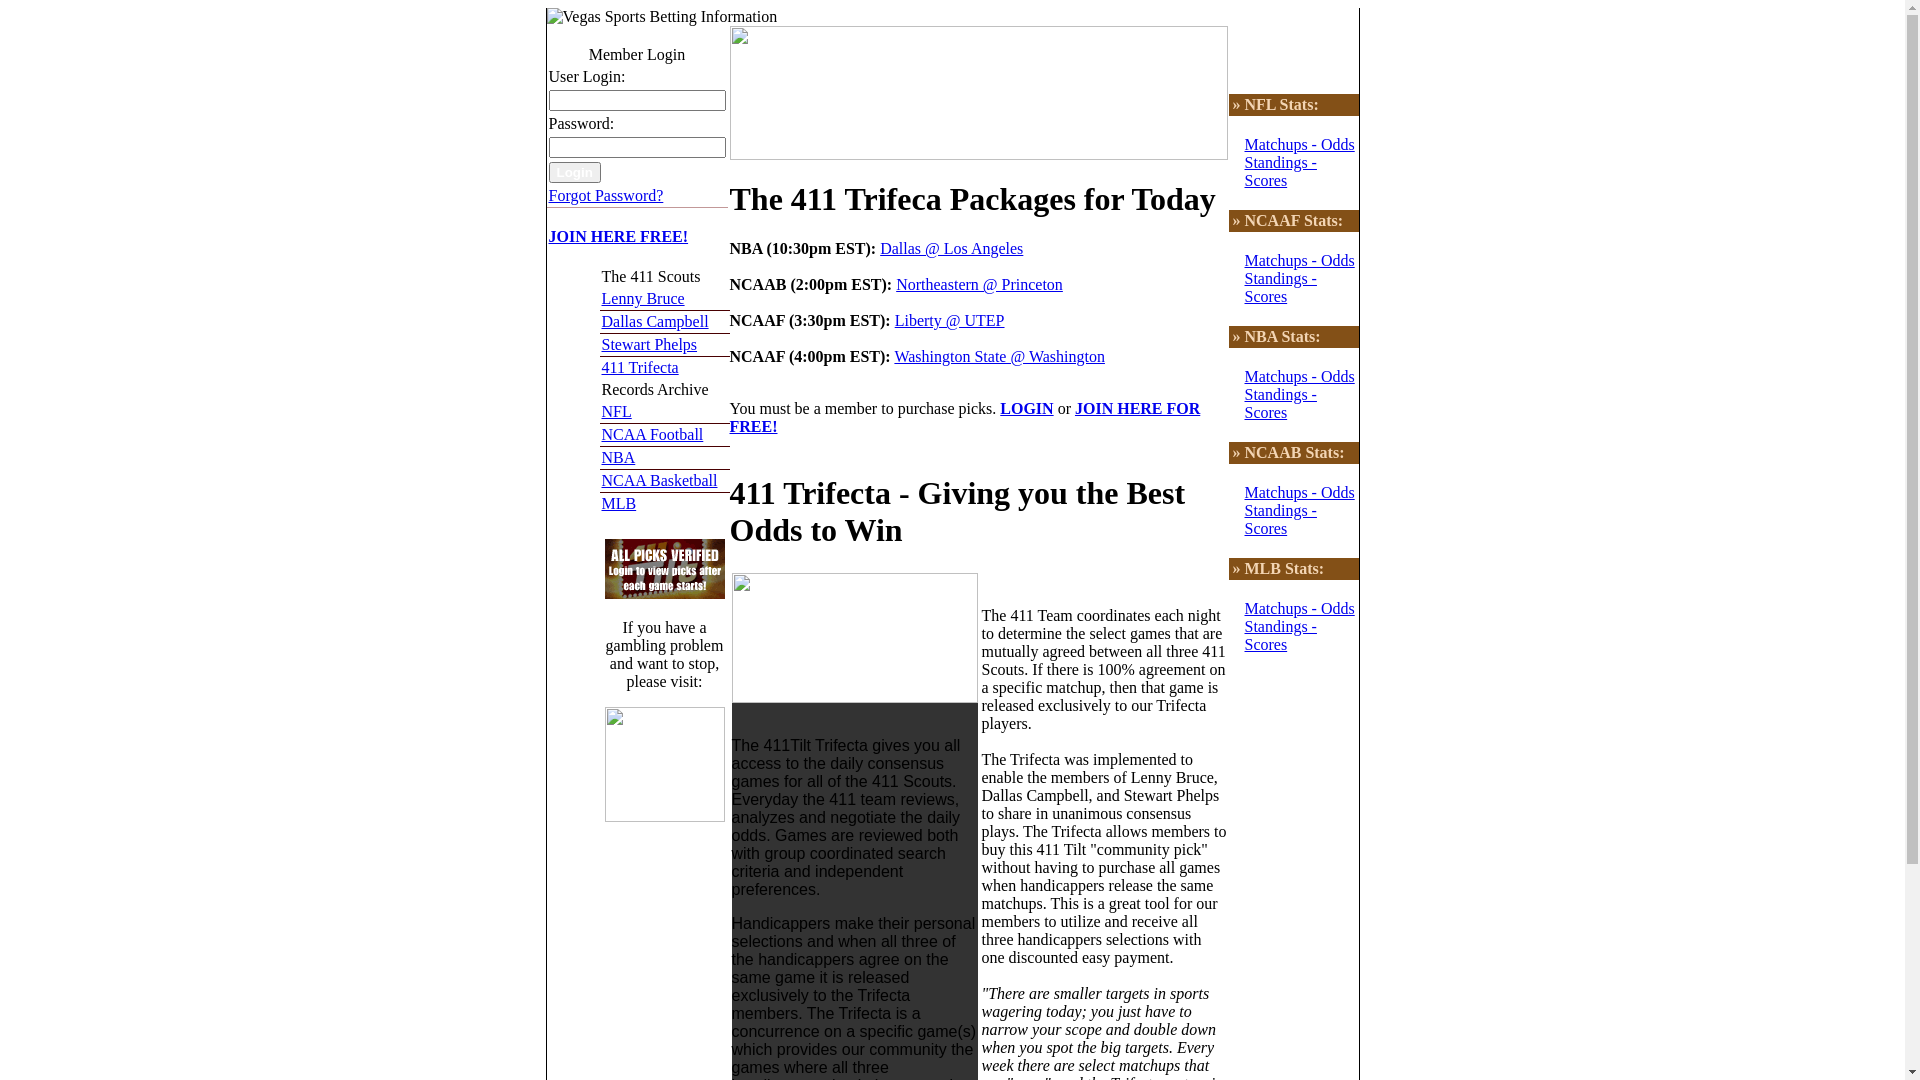 The height and width of the screenshot is (1080, 1920). Describe the element at coordinates (1299, 394) in the screenshot. I see `'Matchups - Odds` at that location.